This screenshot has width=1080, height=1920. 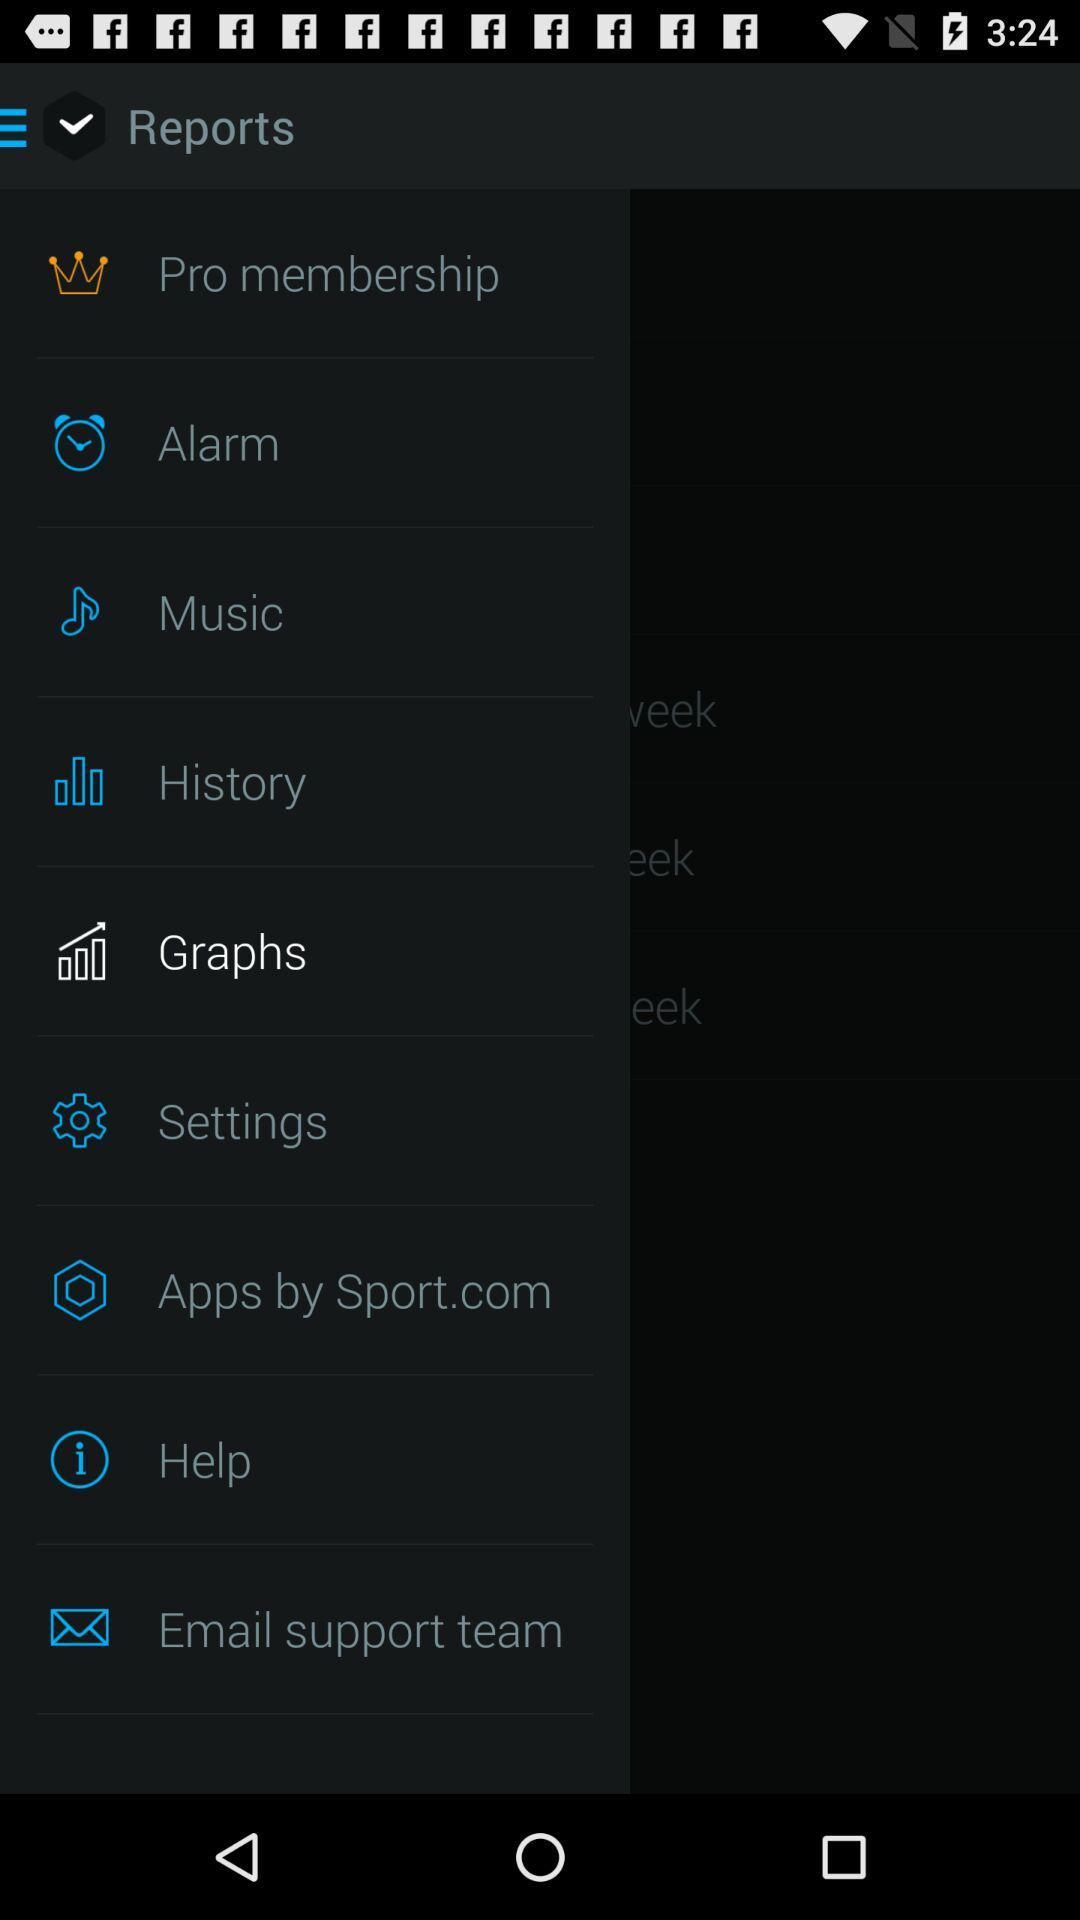 I want to click on icon next to menu and left to reports, so click(x=72, y=124).